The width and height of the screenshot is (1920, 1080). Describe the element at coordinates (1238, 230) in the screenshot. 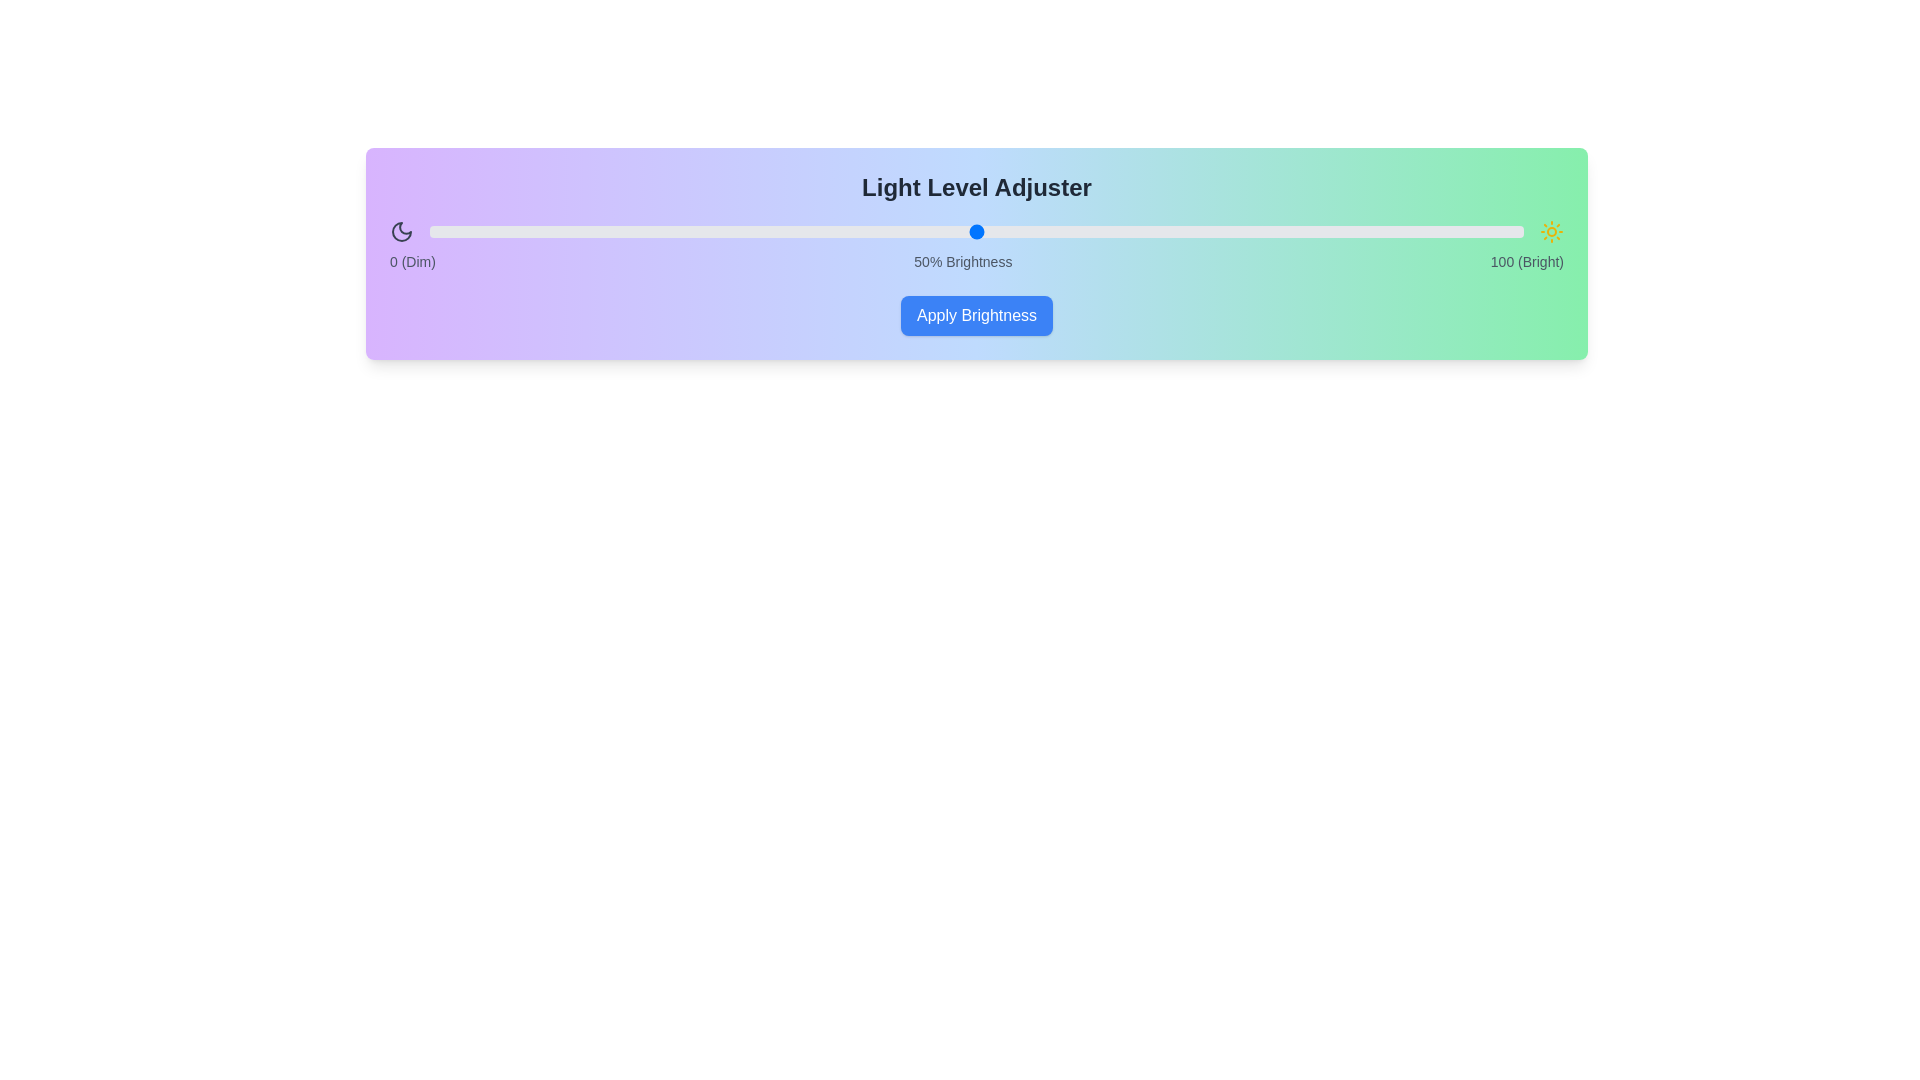

I see `the brightness slider to 74%` at that location.